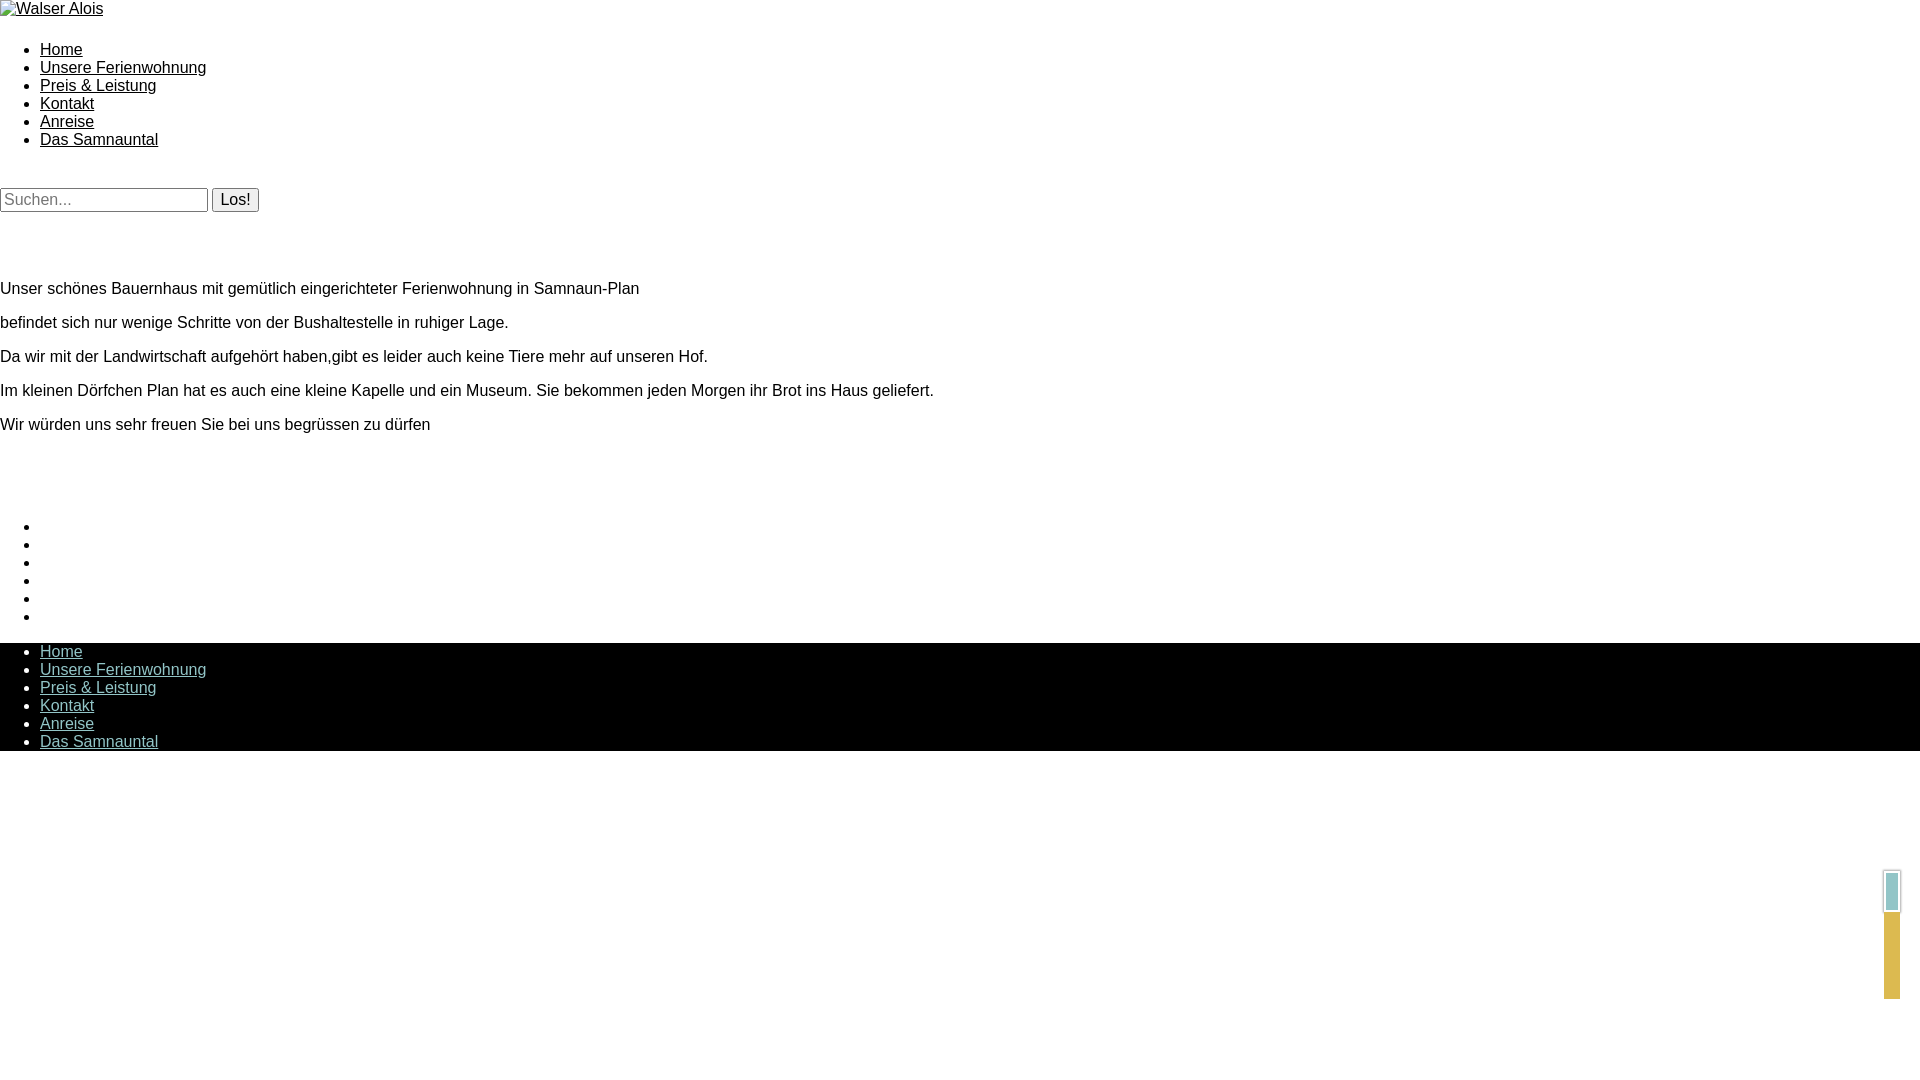 This screenshot has width=1920, height=1080. Describe the element at coordinates (61, 48) in the screenshot. I see `'Home'` at that location.